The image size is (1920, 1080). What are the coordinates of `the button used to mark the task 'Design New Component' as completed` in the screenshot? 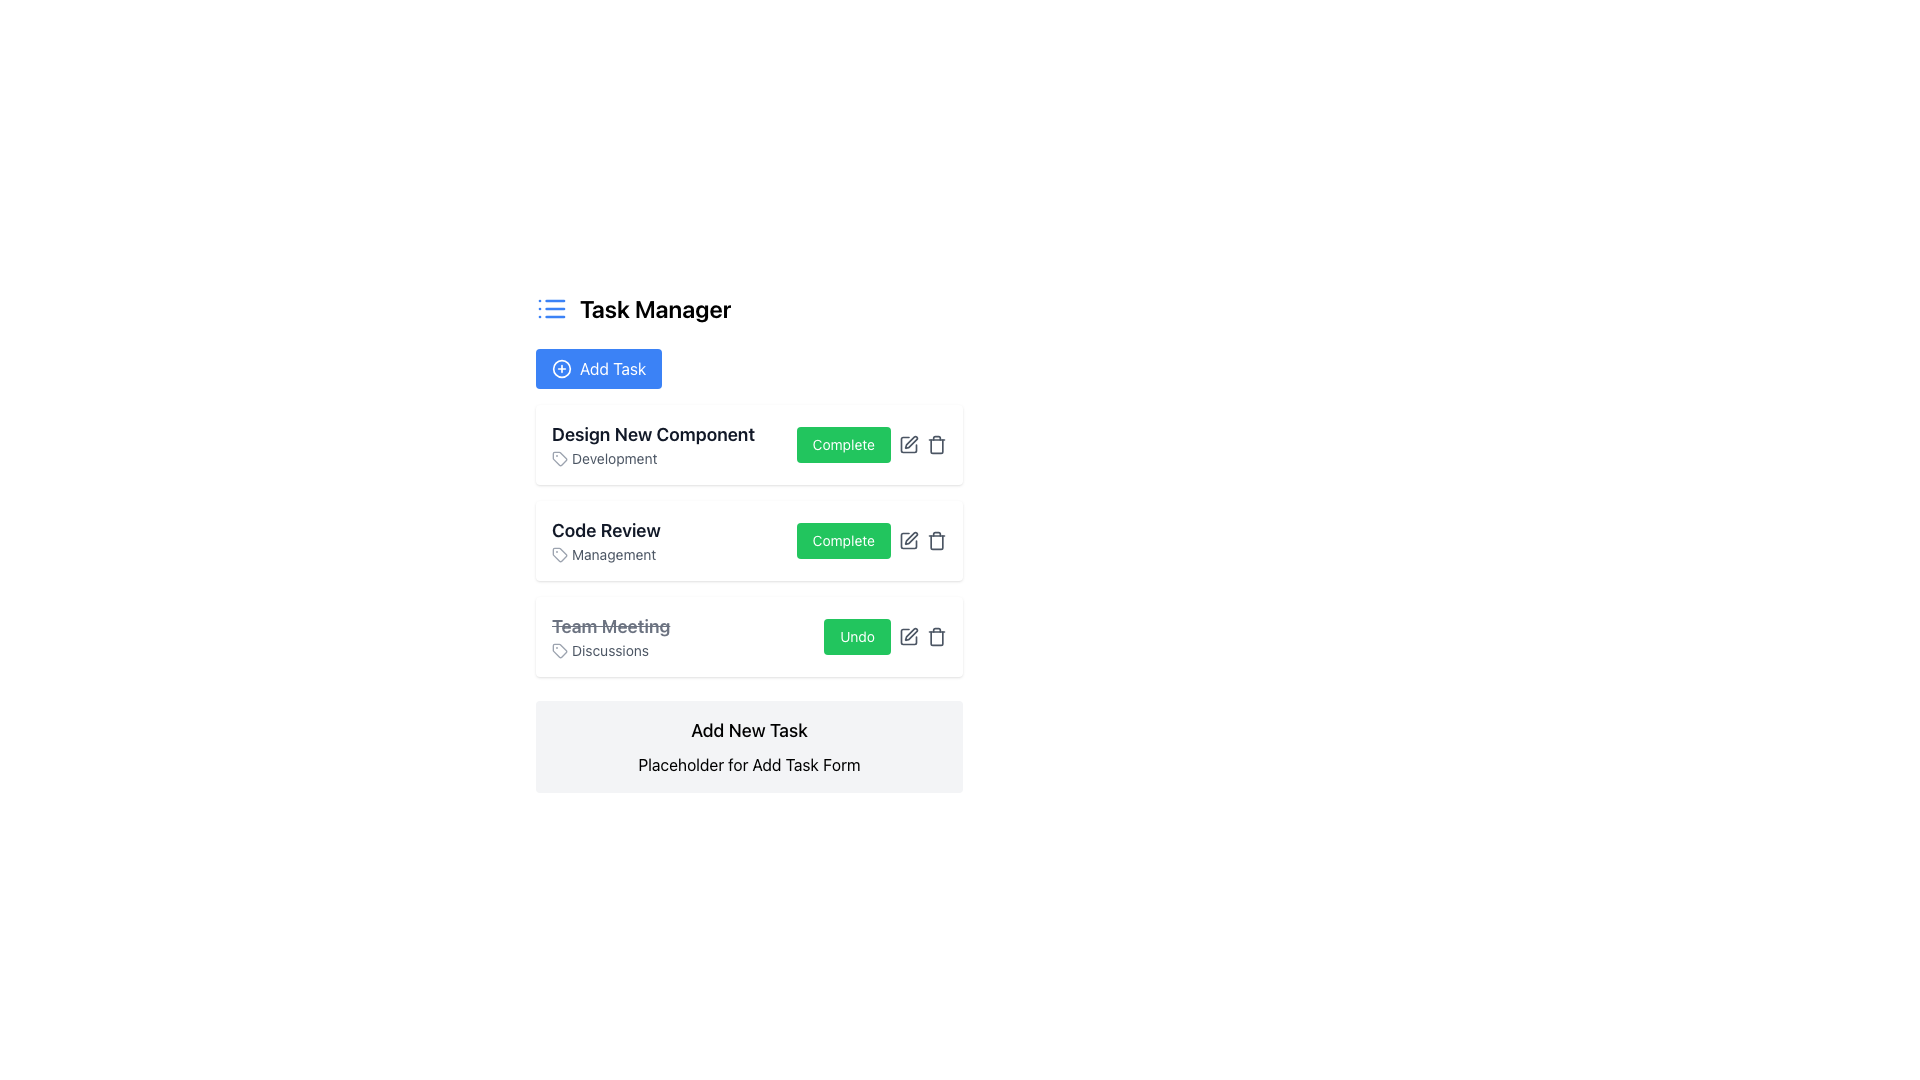 It's located at (871, 443).